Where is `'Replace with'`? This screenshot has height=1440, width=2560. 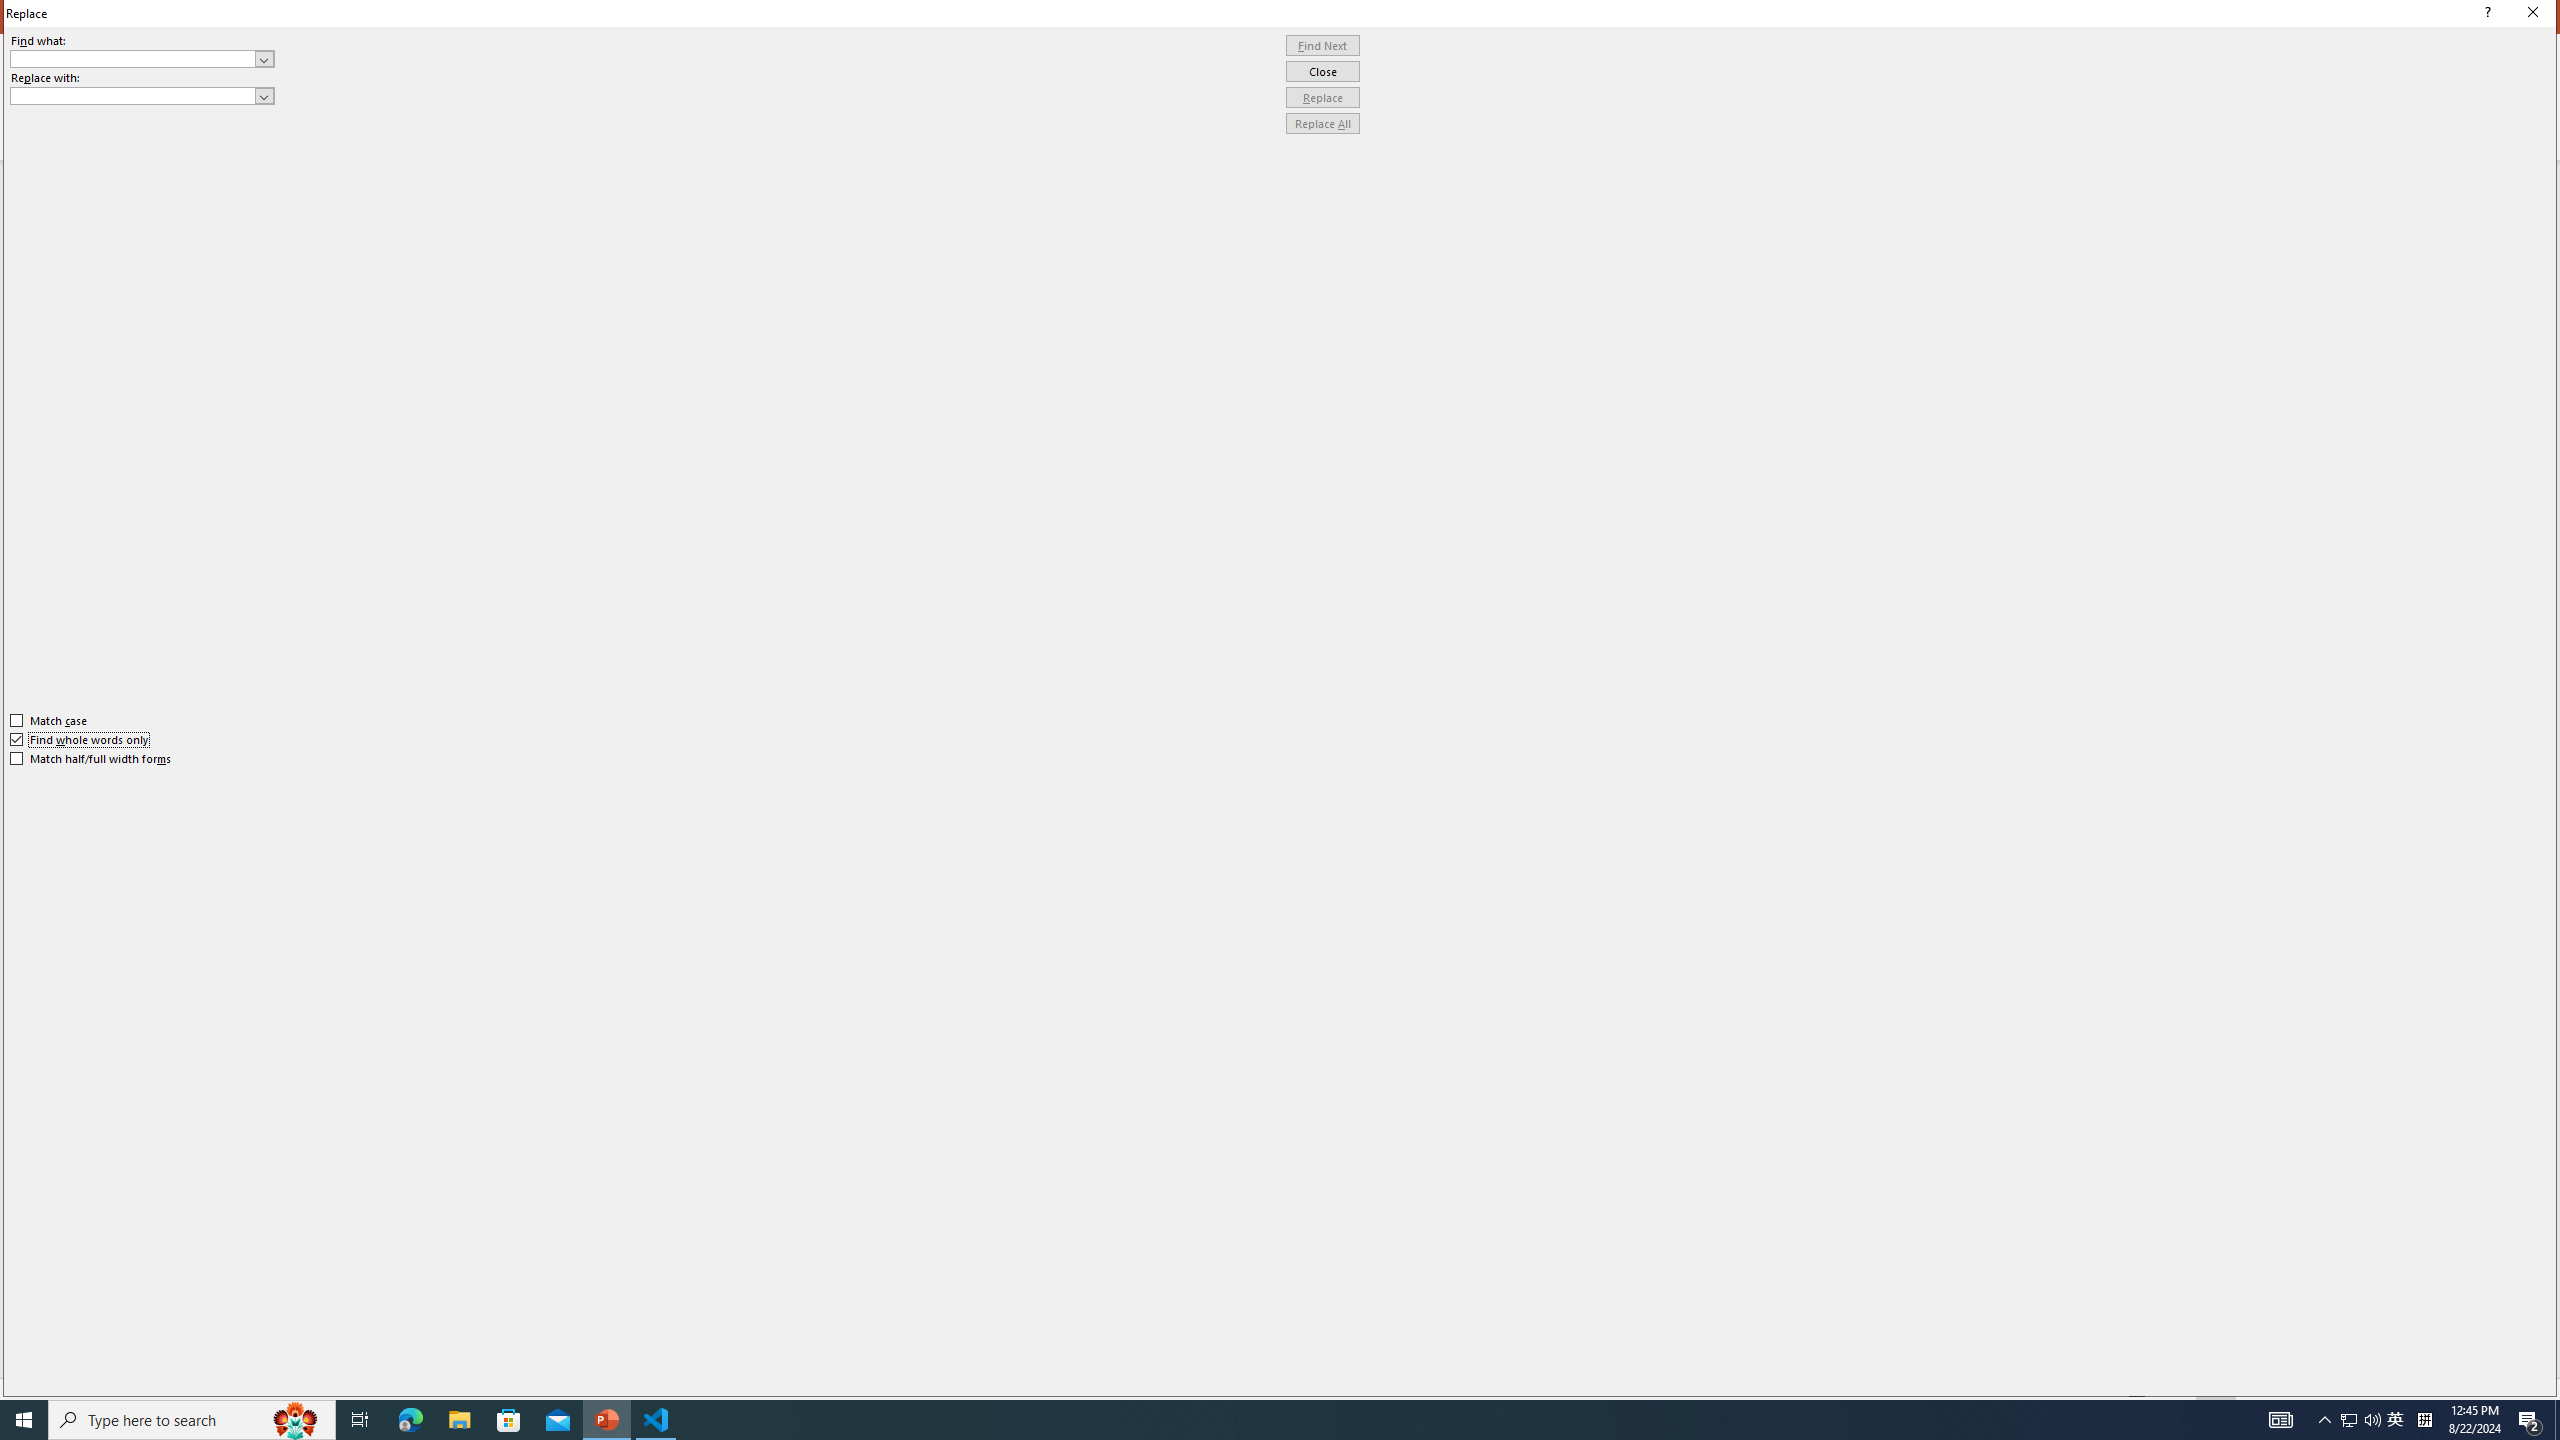 'Replace with' is located at coordinates (142, 95).